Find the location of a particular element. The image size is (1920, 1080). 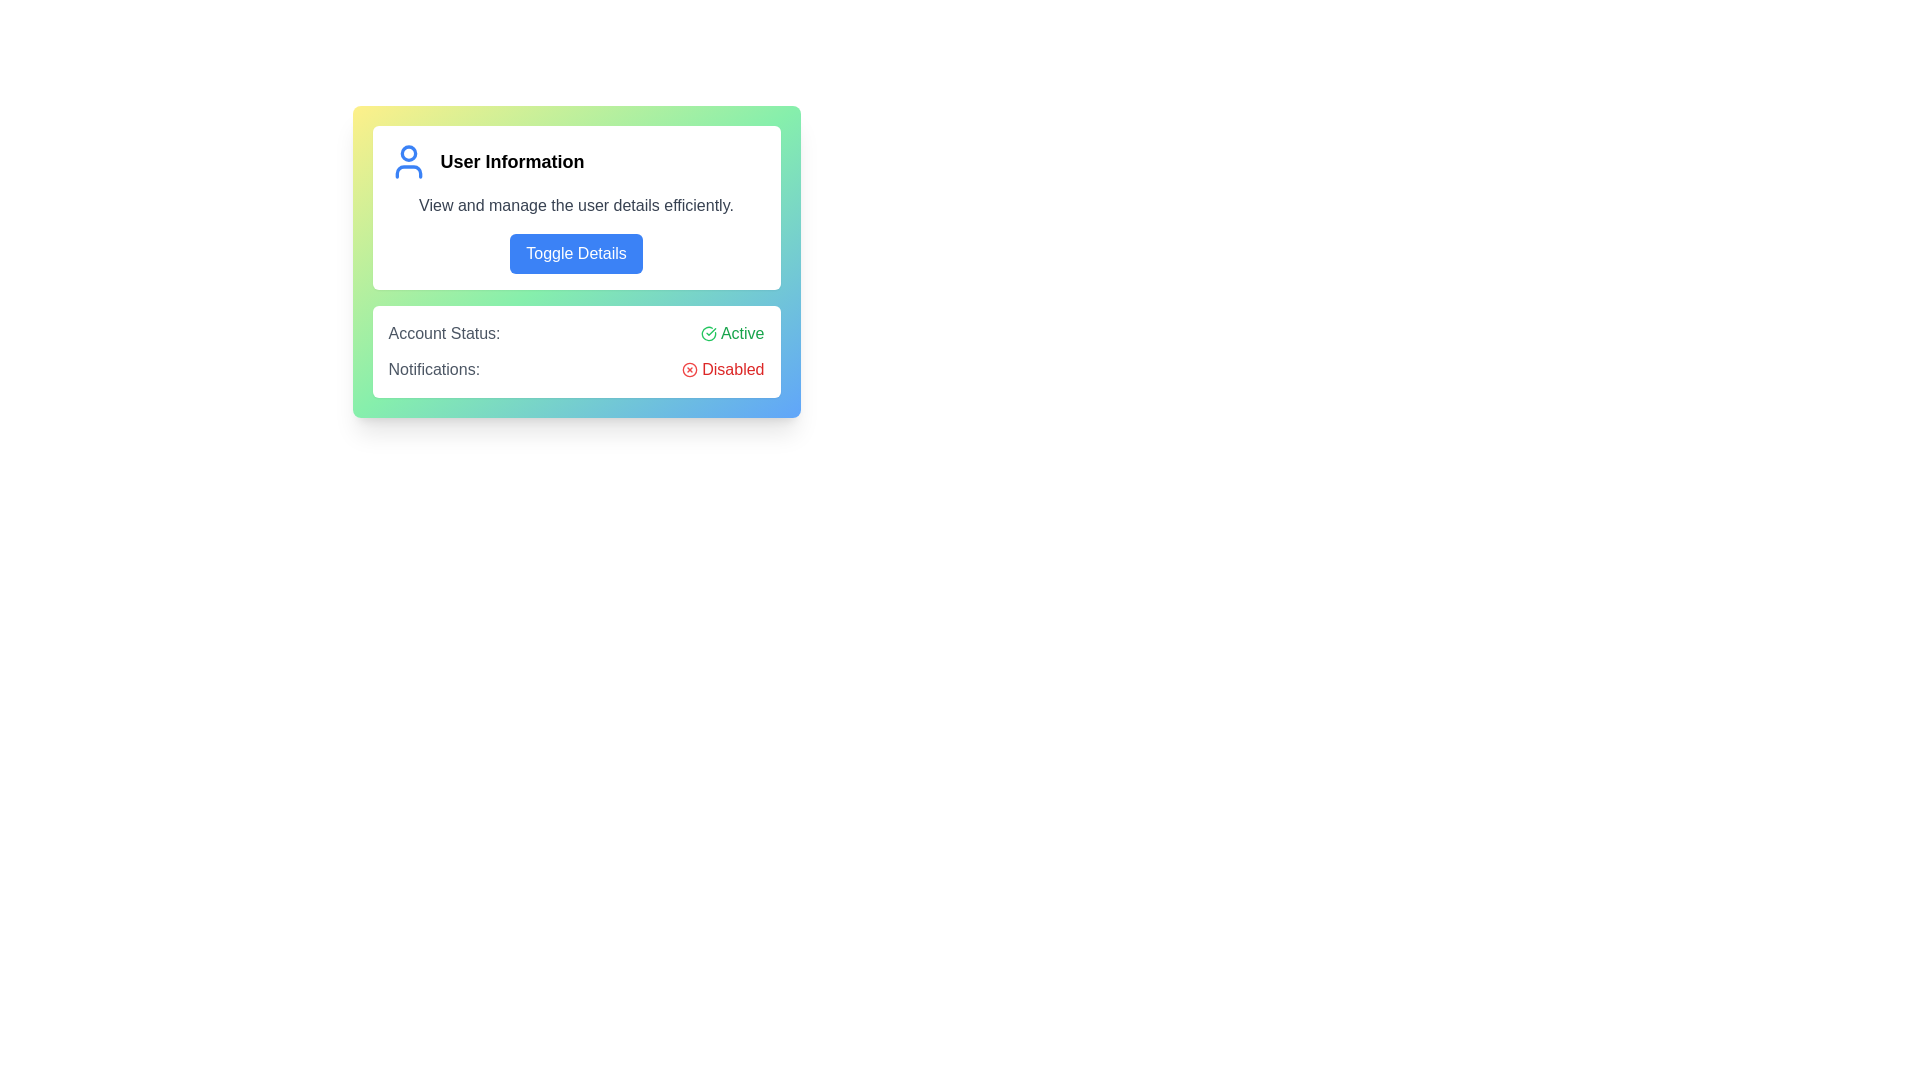

the blue rectangular button labeled 'Toggle Details' located within the 'User Information' card is located at coordinates (575, 253).